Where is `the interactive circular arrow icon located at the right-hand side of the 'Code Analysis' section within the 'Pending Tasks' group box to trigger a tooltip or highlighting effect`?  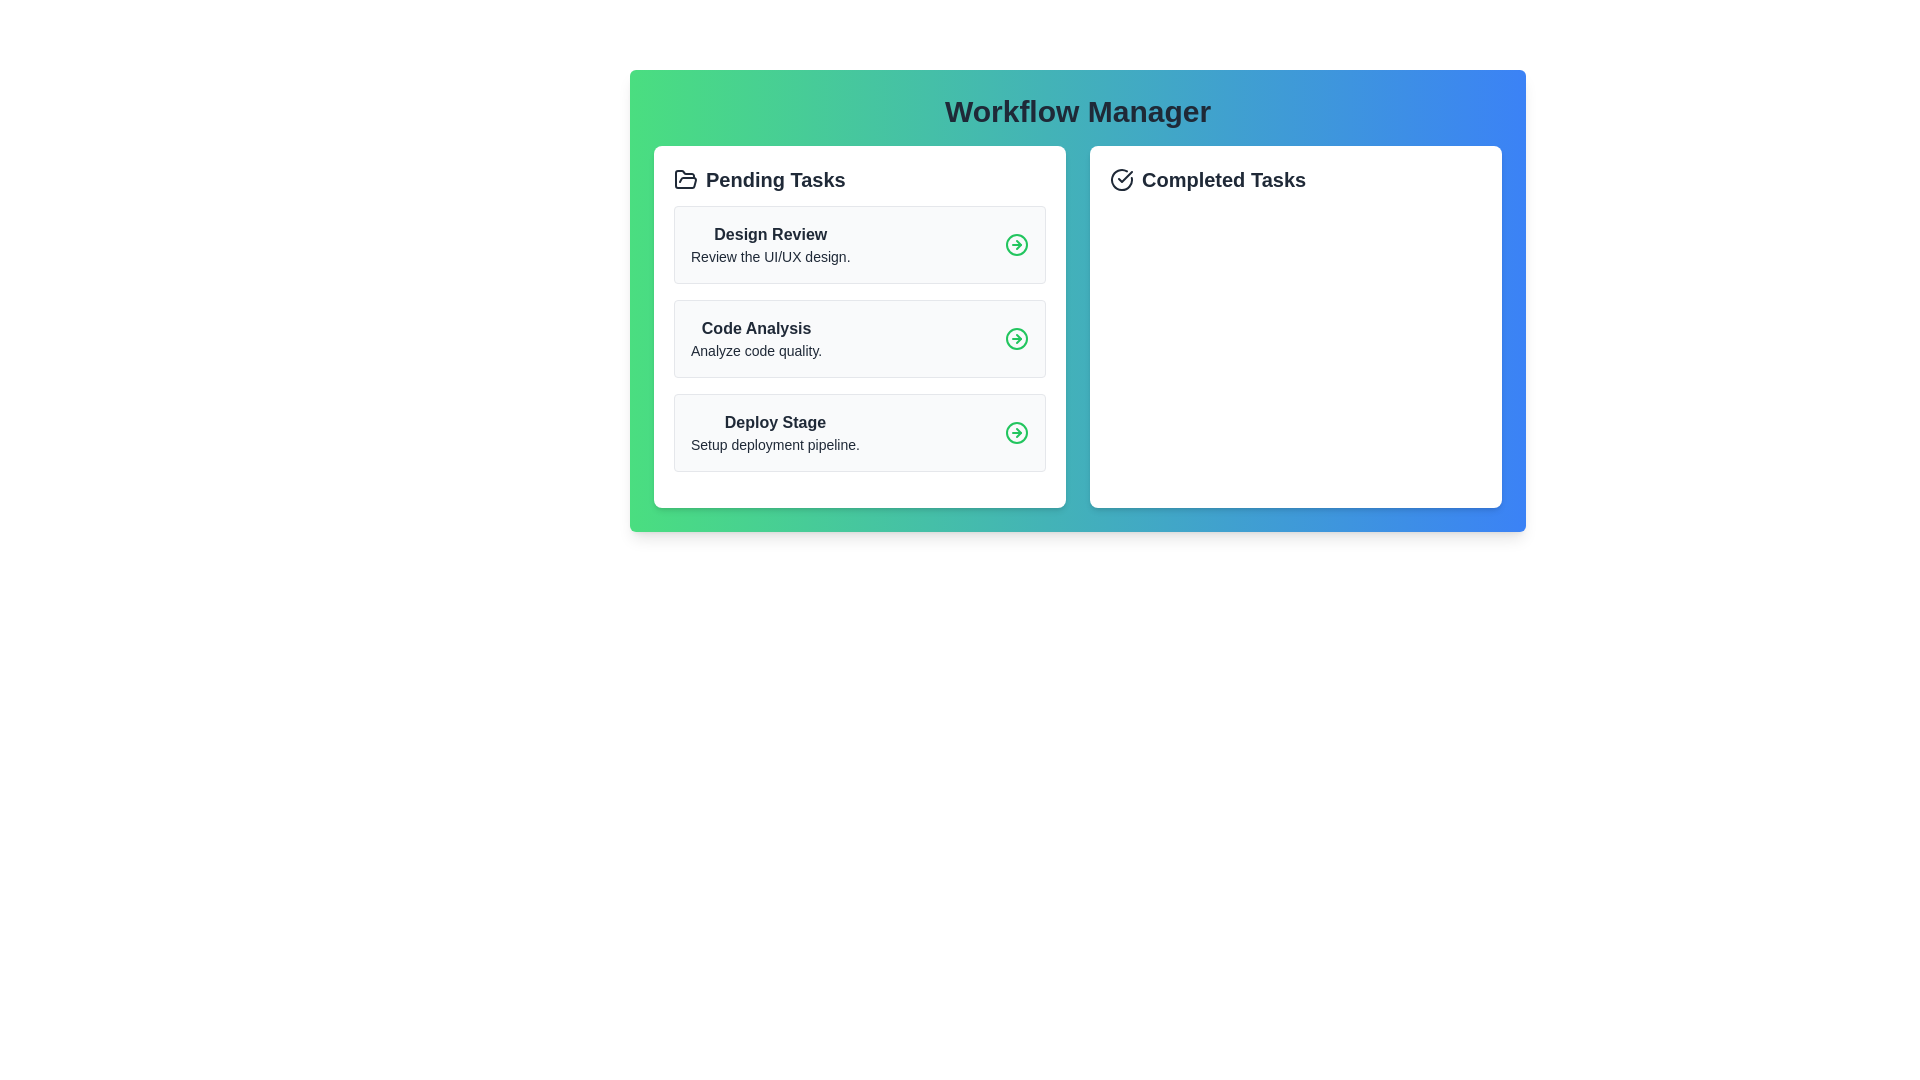
the interactive circular arrow icon located at the right-hand side of the 'Code Analysis' section within the 'Pending Tasks' group box to trigger a tooltip or highlighting effect is located at coordinates (1017, 338).